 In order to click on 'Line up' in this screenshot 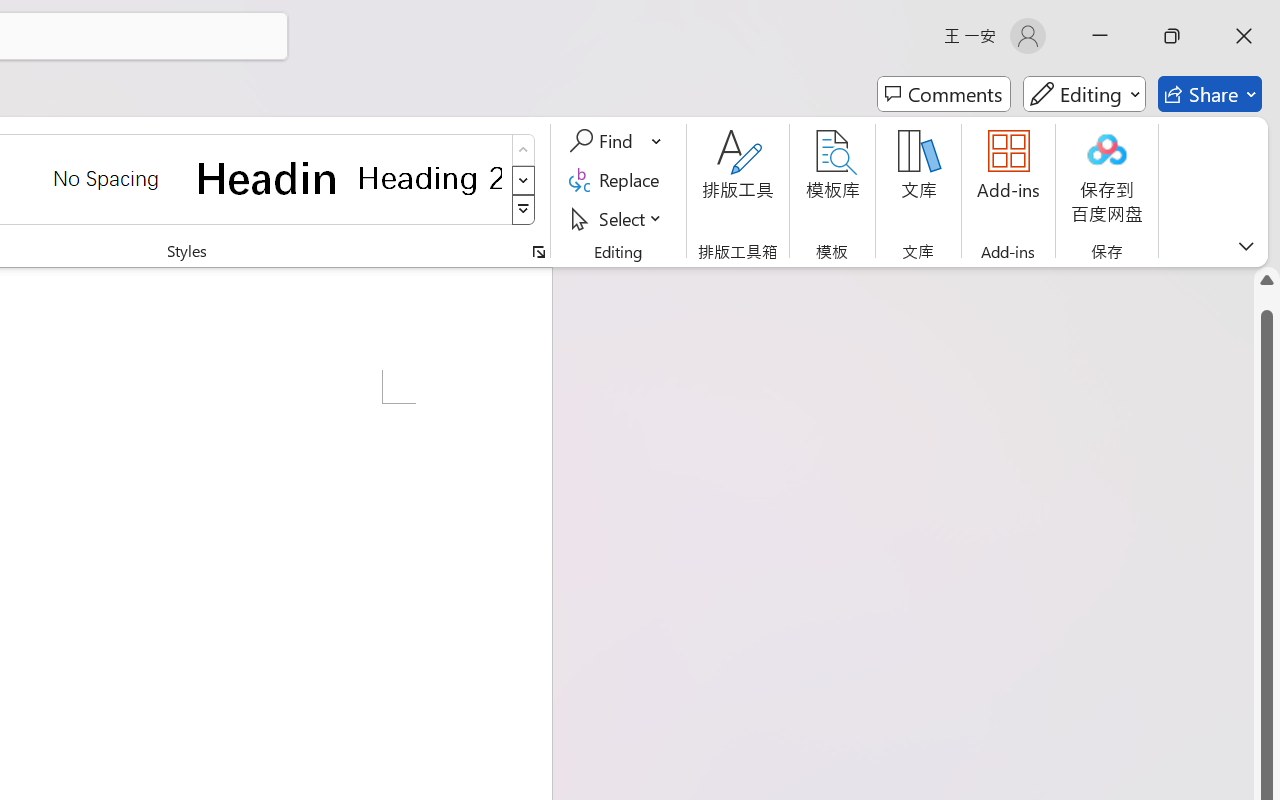, I will do `click(1266, 280)`.